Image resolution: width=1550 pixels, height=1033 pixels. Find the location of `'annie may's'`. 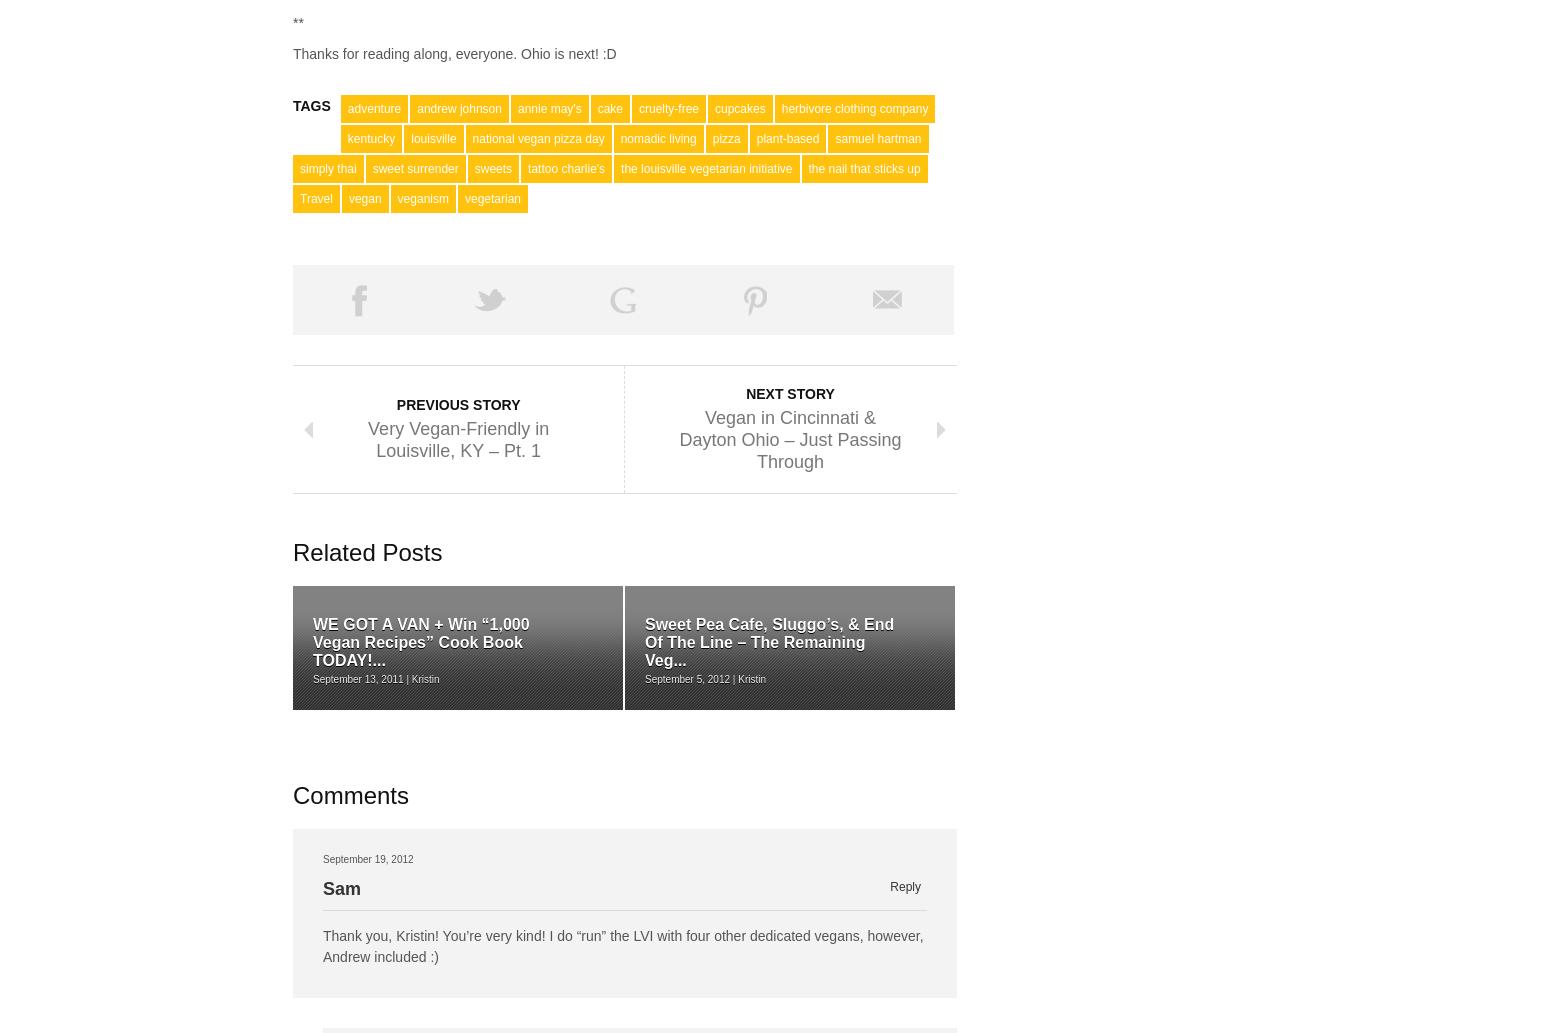

'annie may's' is located at coordinates (549, 108).